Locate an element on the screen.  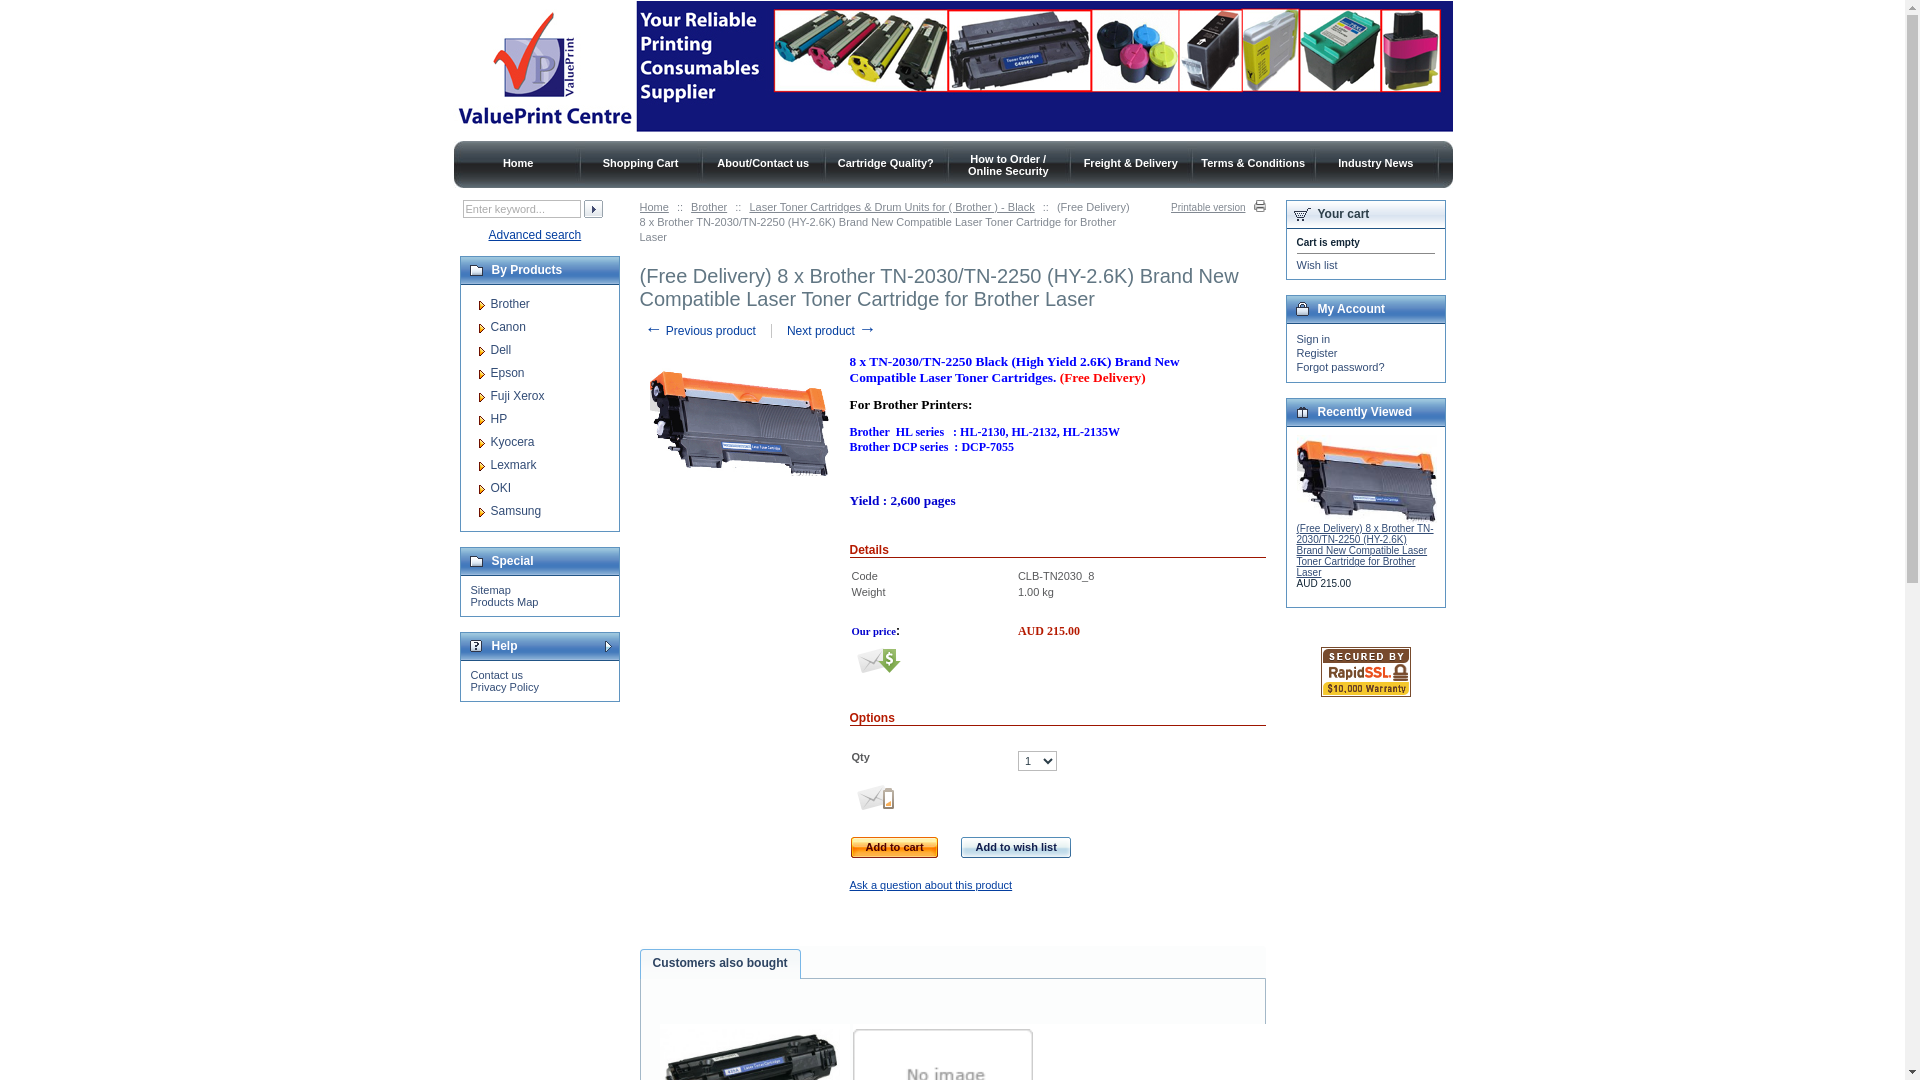
'Add to wish list' is located at coordinates (1016, 847).